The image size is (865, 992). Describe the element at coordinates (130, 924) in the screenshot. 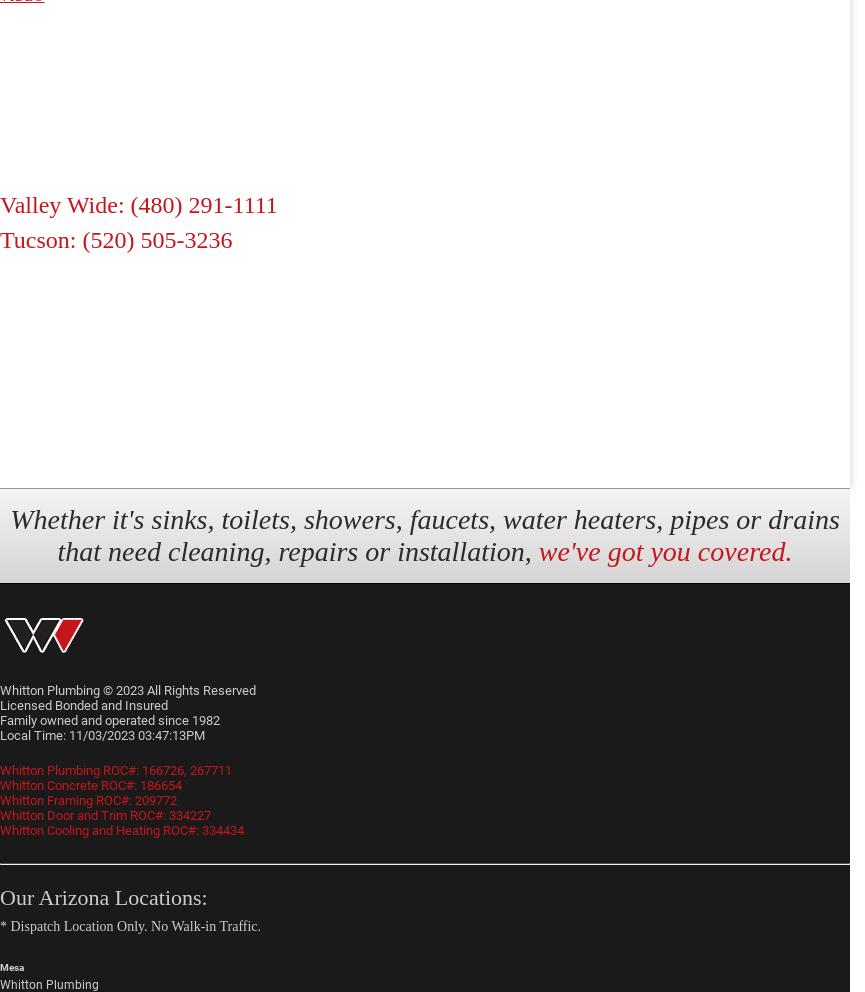

I see `'* Dispatch Location Only. No Walk-in Traffic.'` at that location.